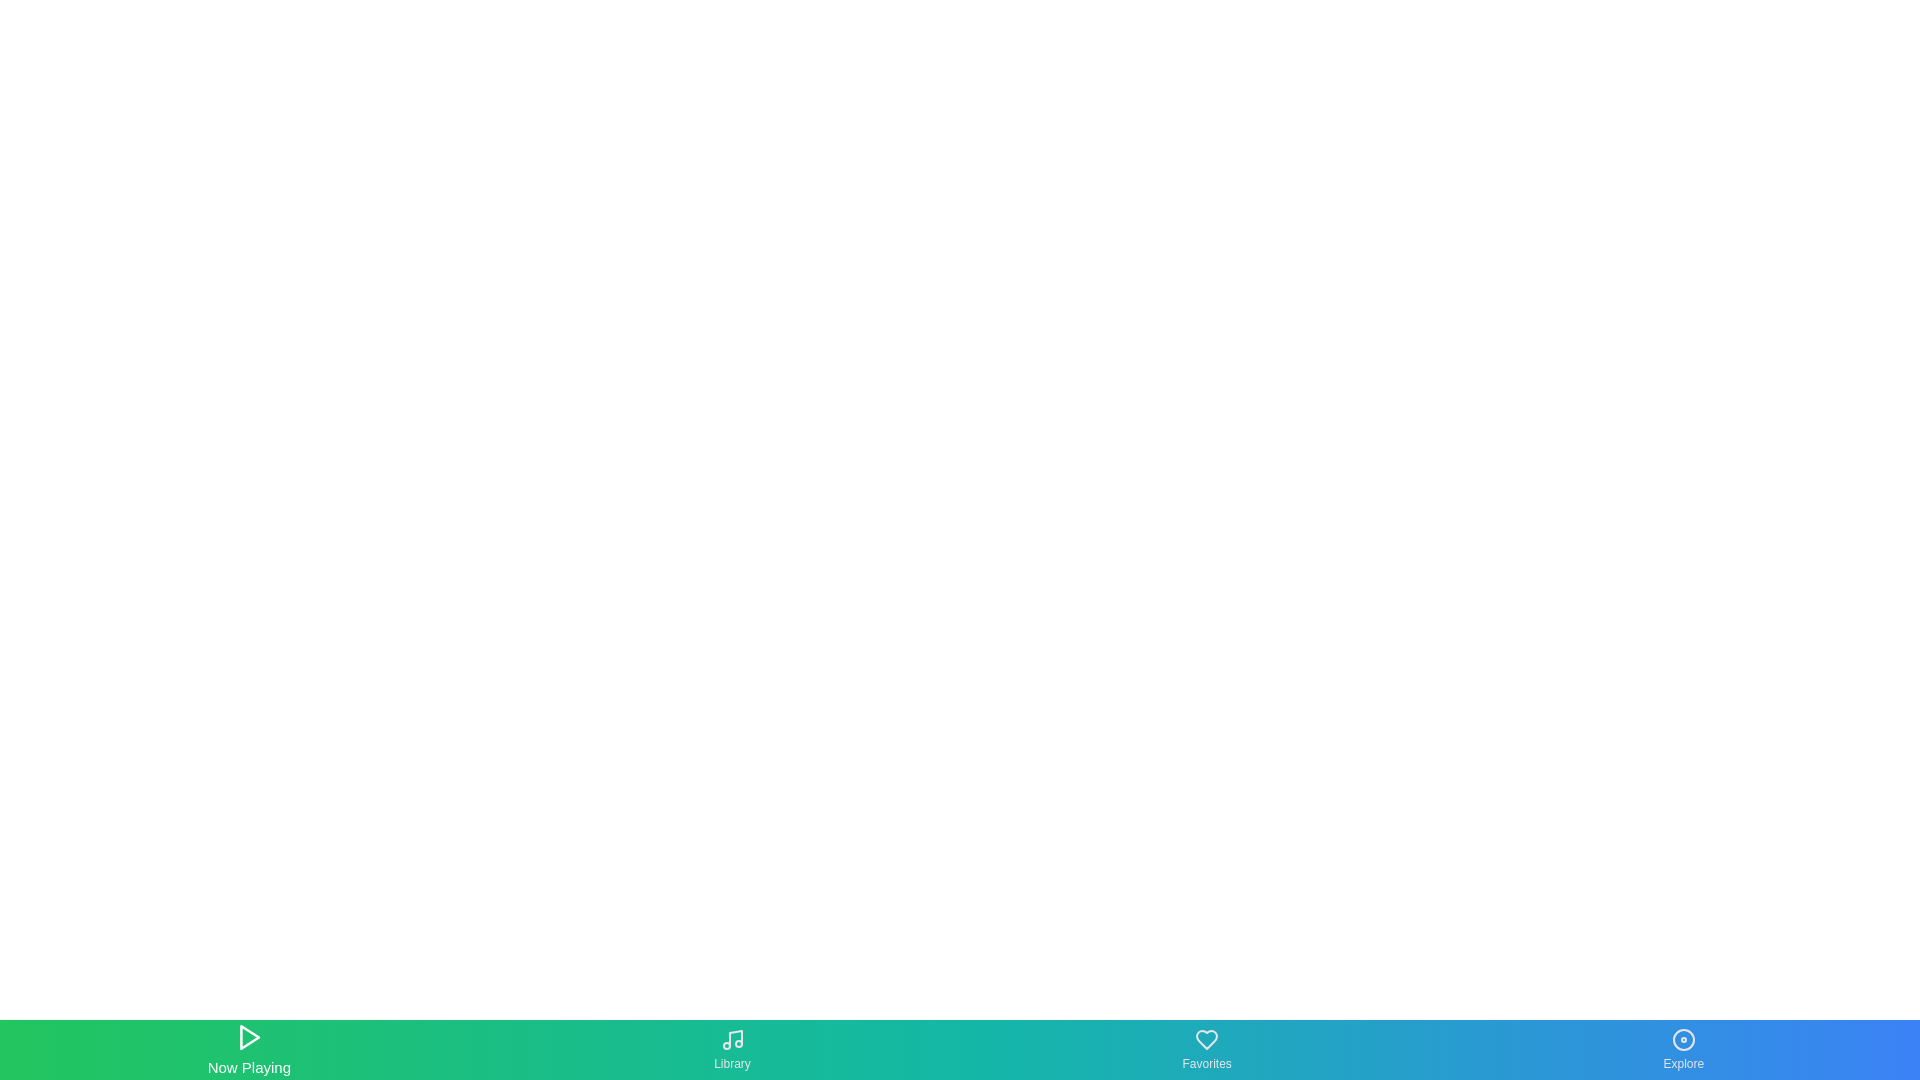 This screenshot has width=1920, height=1080. I want to click on the tab labeled Now Playing to inspect its tooltip or label, so click(248, 1048).